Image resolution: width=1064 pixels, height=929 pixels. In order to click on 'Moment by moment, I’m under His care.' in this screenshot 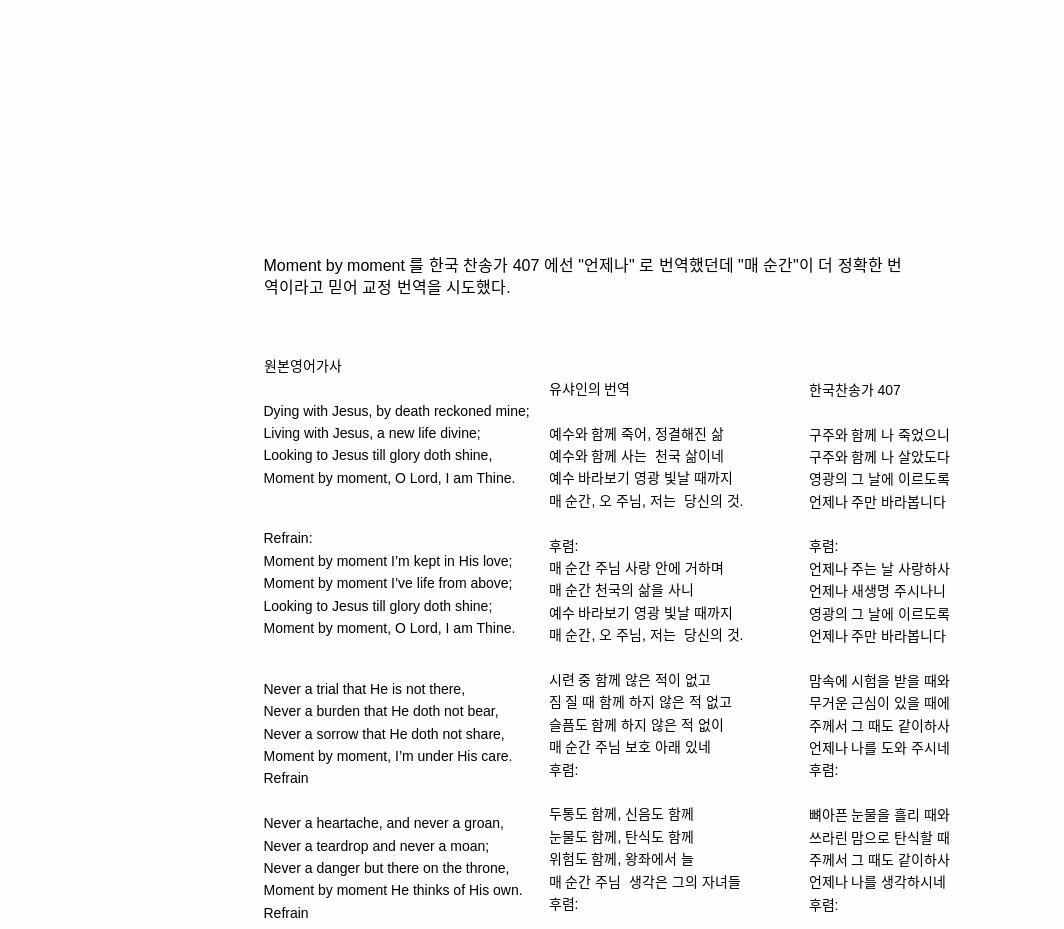, I will do `click(386, 753)`.